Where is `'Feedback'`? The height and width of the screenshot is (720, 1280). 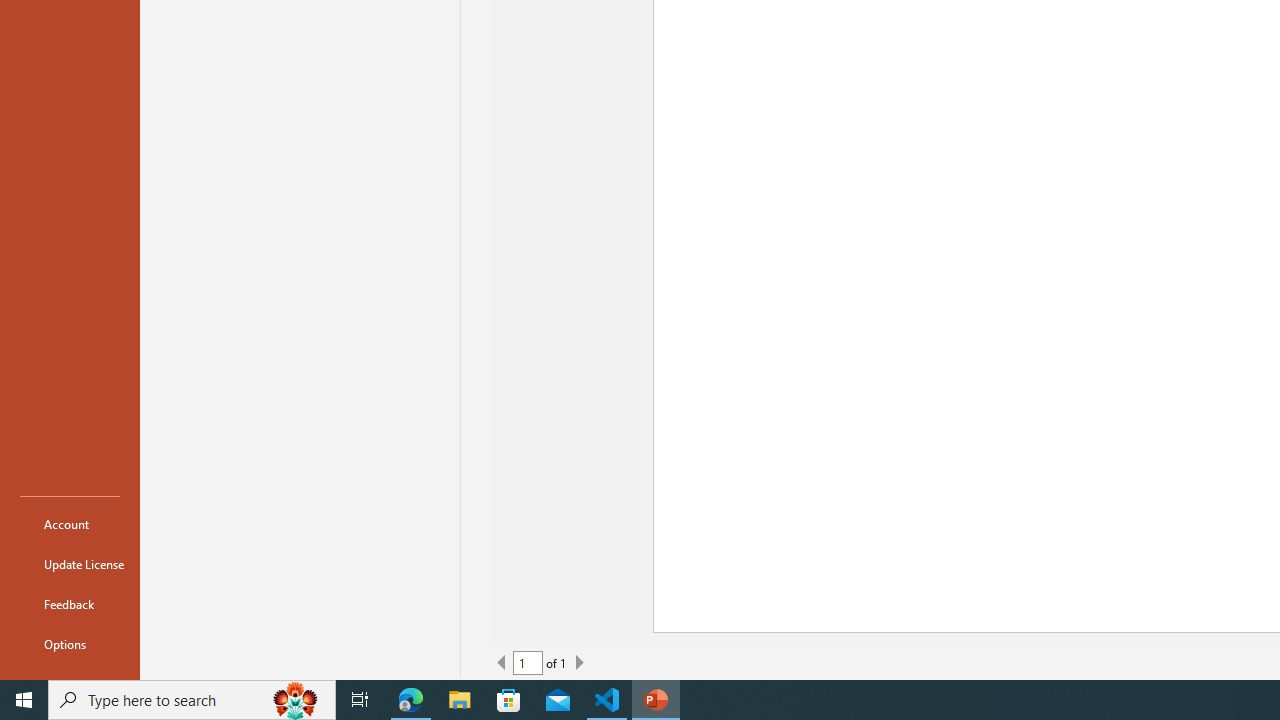 'Feedback' is located at coordinates (69, 603).